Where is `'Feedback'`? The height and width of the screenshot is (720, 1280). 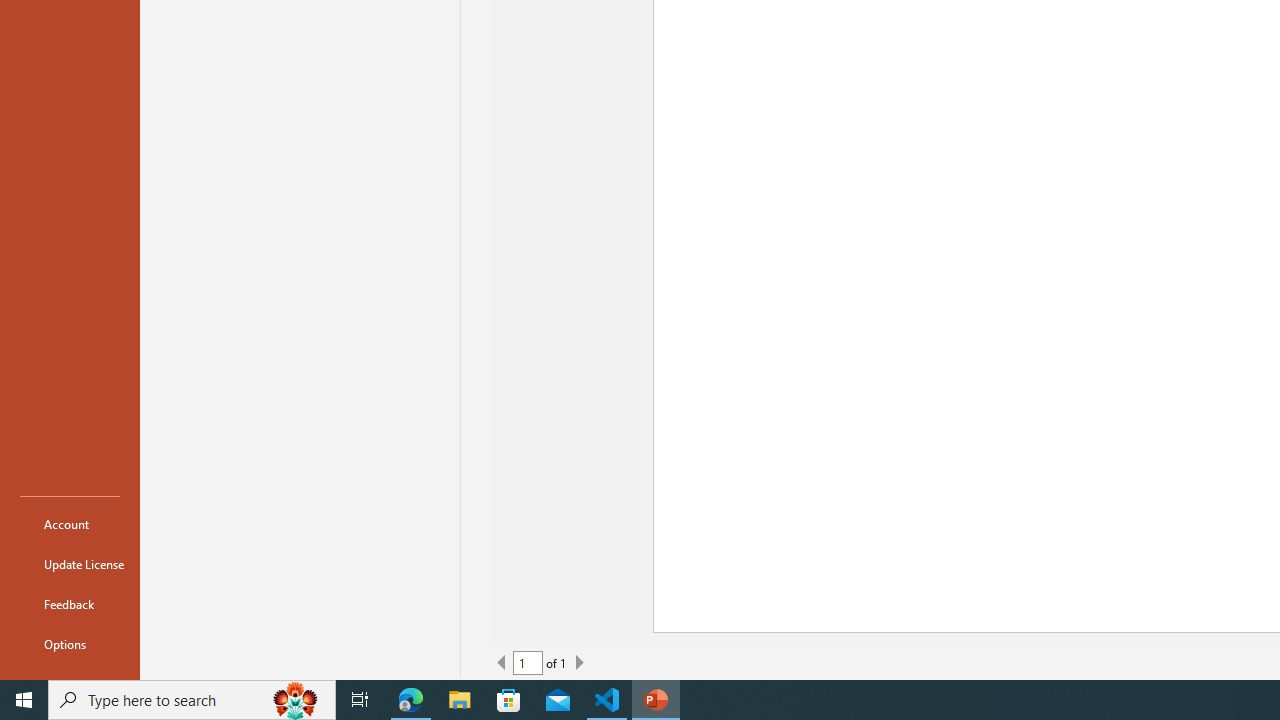 'Feedback' is located at coordinates (69, 603).